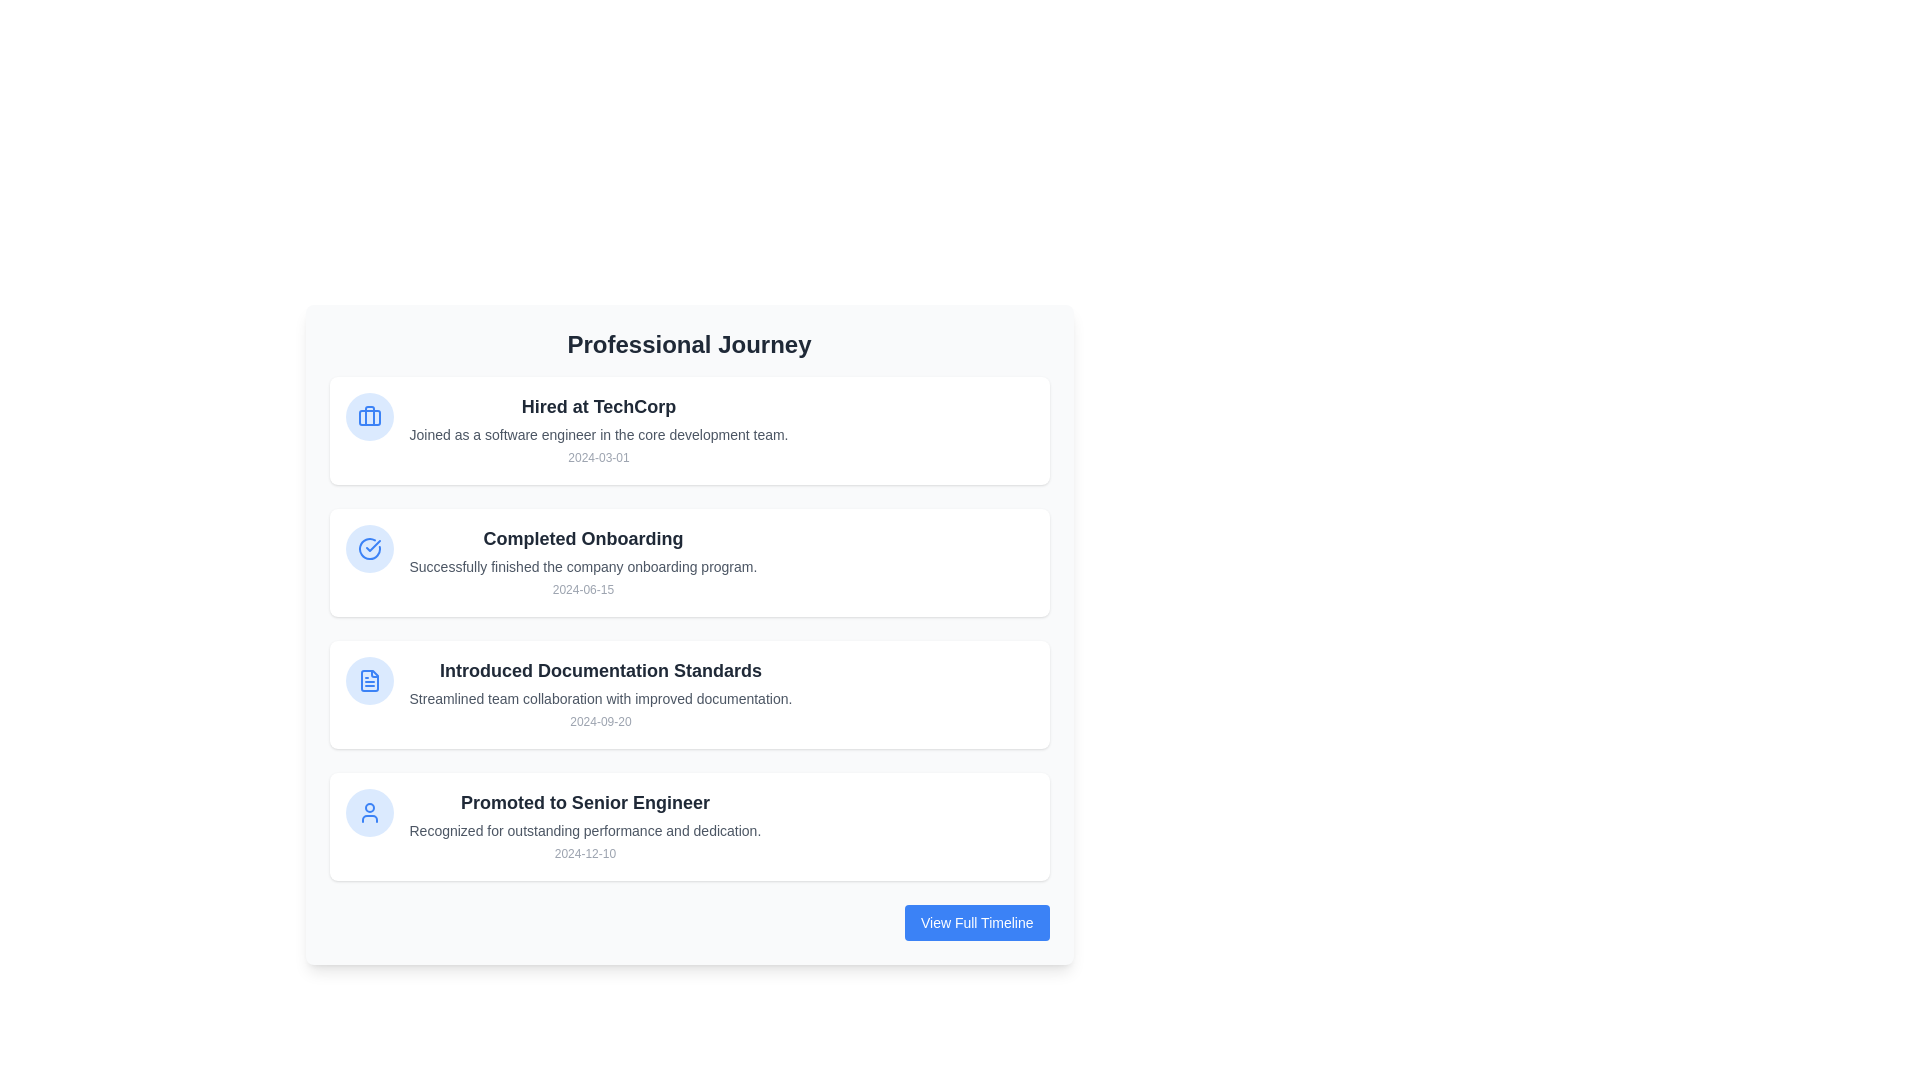  What do you see at coordinates (369, 548) in the screenshot?
I see `the second icon in the vertical list of timeline markers that indicates completion for the 'Completed Onboarding' entry` at bounding box center [369, 548].